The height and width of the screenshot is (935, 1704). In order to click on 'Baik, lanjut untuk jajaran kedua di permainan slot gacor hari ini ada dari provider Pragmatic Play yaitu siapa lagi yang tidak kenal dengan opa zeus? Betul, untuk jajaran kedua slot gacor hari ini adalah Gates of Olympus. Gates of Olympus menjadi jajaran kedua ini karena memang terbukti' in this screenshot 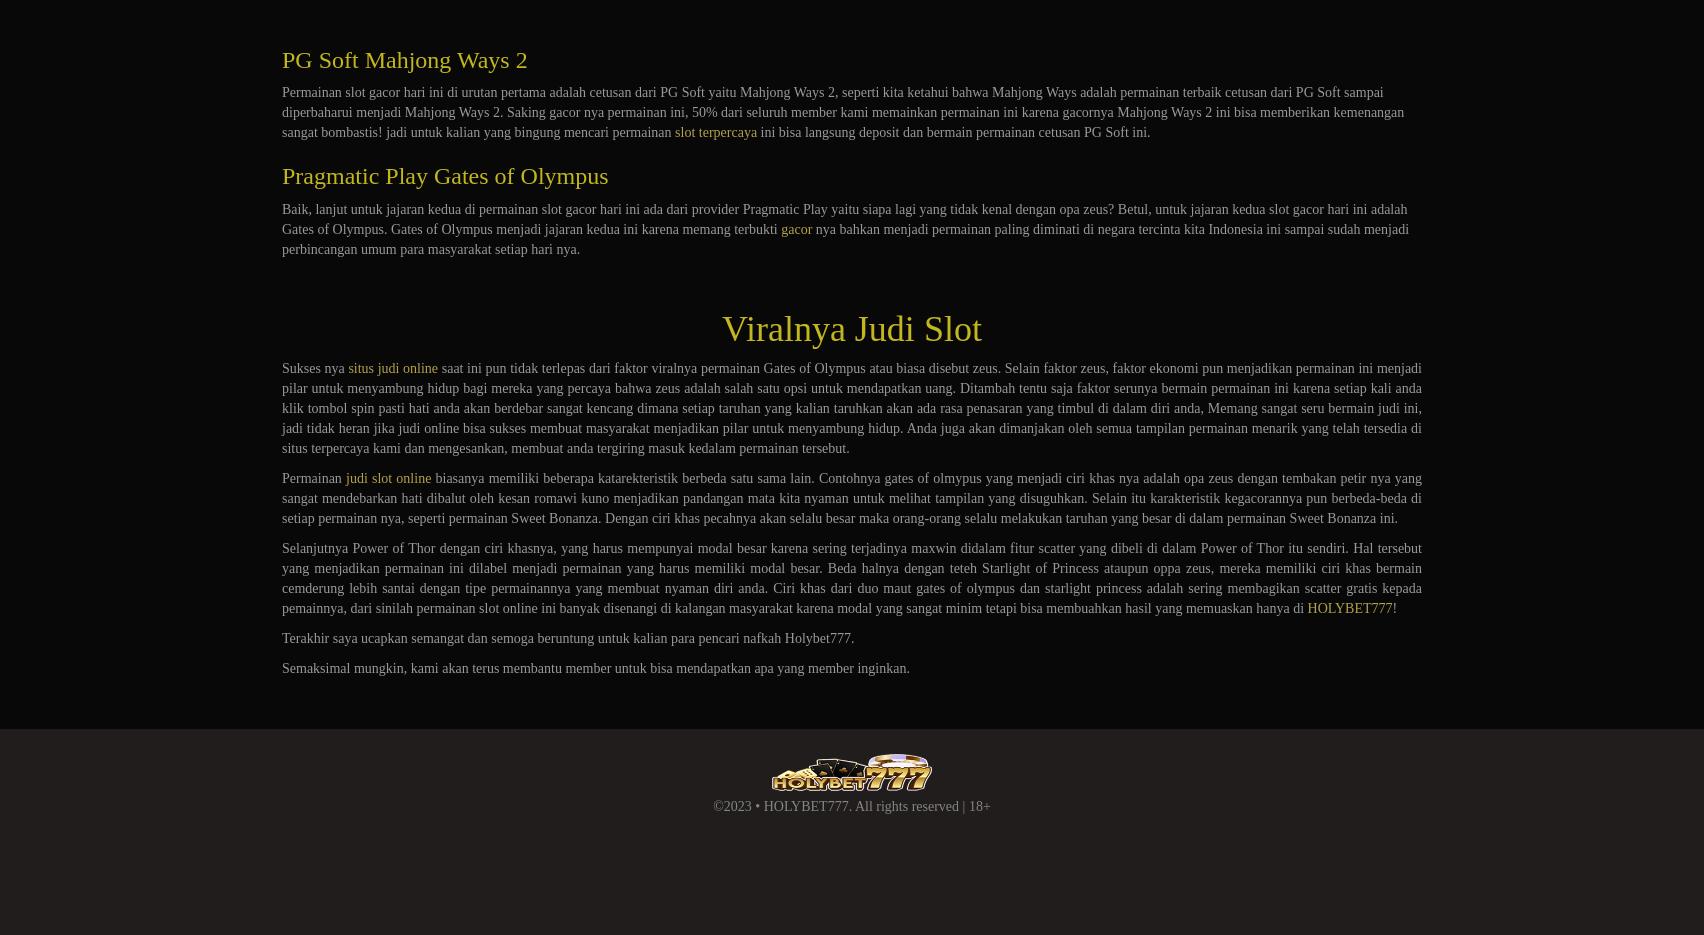, I will do `click(843, 218)`.